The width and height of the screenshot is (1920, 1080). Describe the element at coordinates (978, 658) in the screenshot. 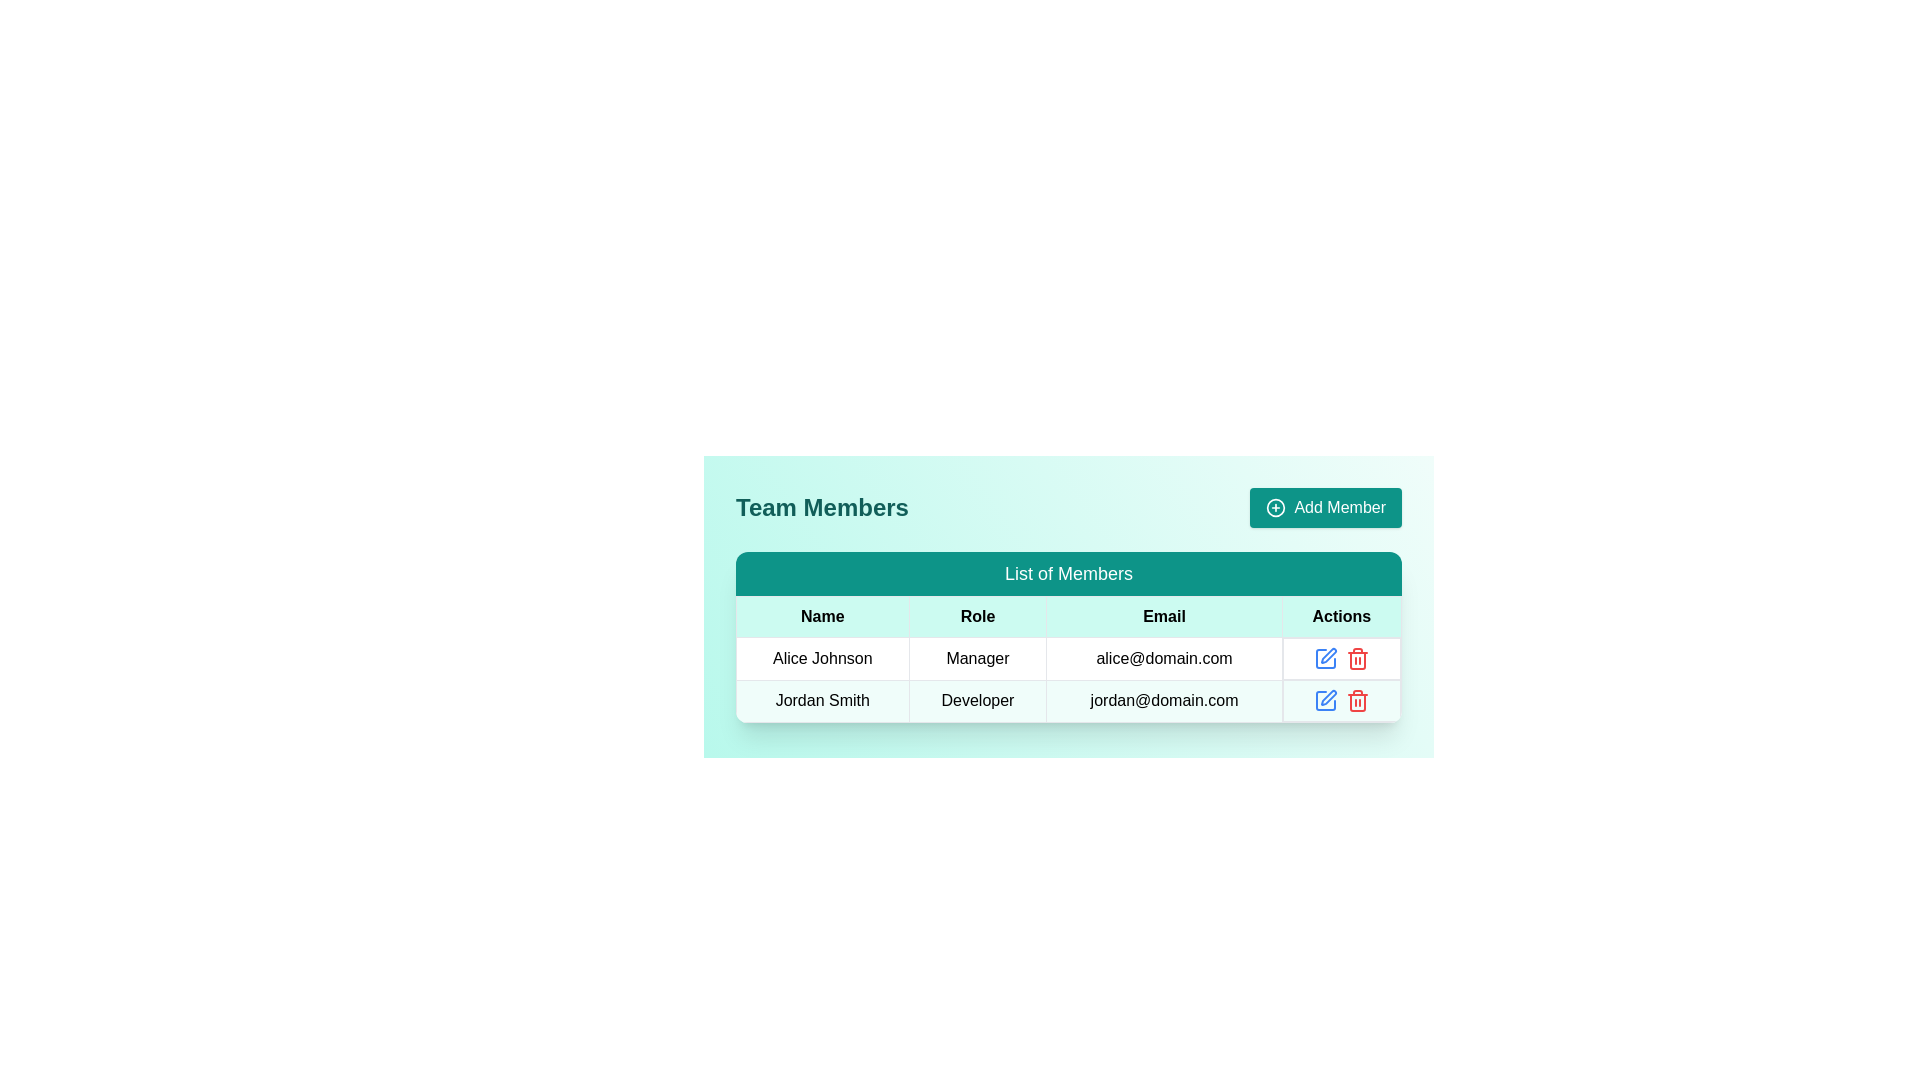

I see `the static text label displaying the role 'Manager' for Alice Johnson, which is located in the second column of the first row under the 'Role' header` at that location.